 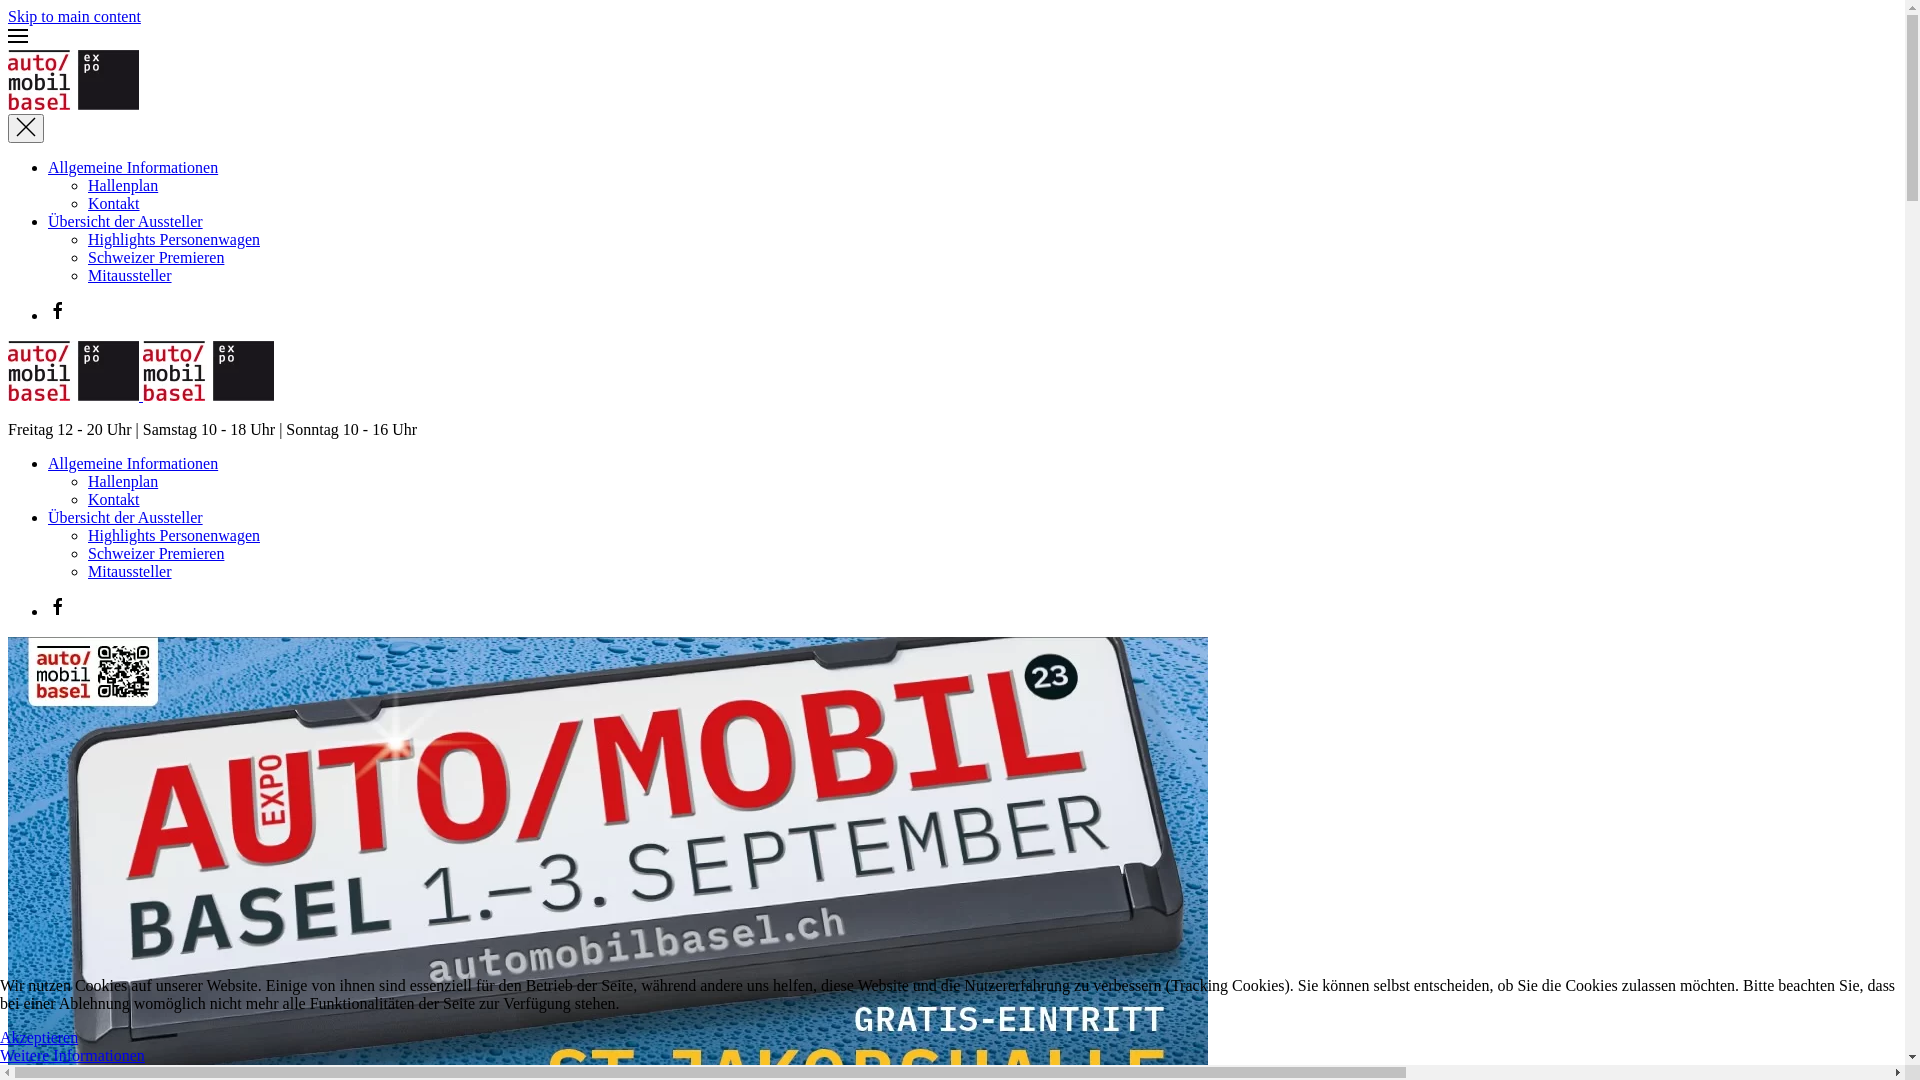 I want to click on 'Schweizer Premieren', so click(x=155, y=553).